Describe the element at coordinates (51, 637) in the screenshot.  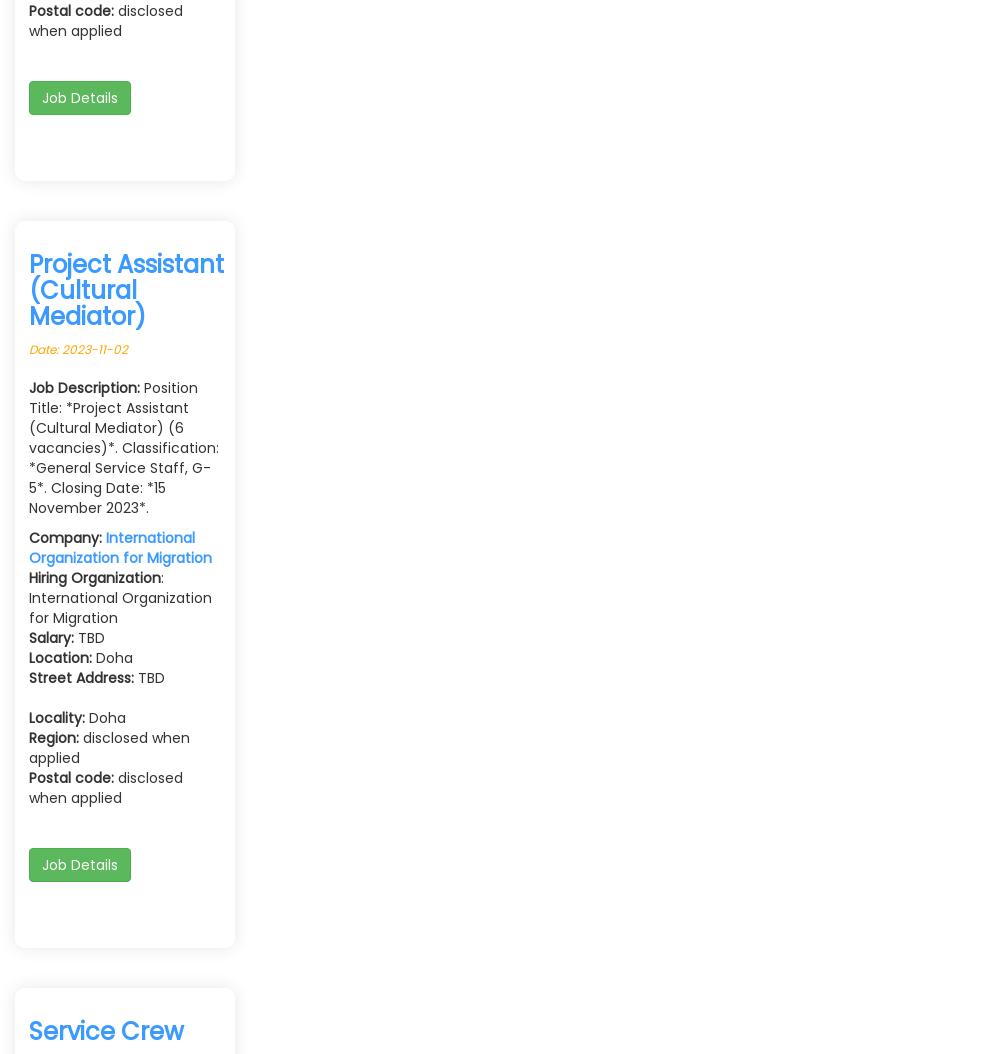
I see `'Salary:'` at that location.